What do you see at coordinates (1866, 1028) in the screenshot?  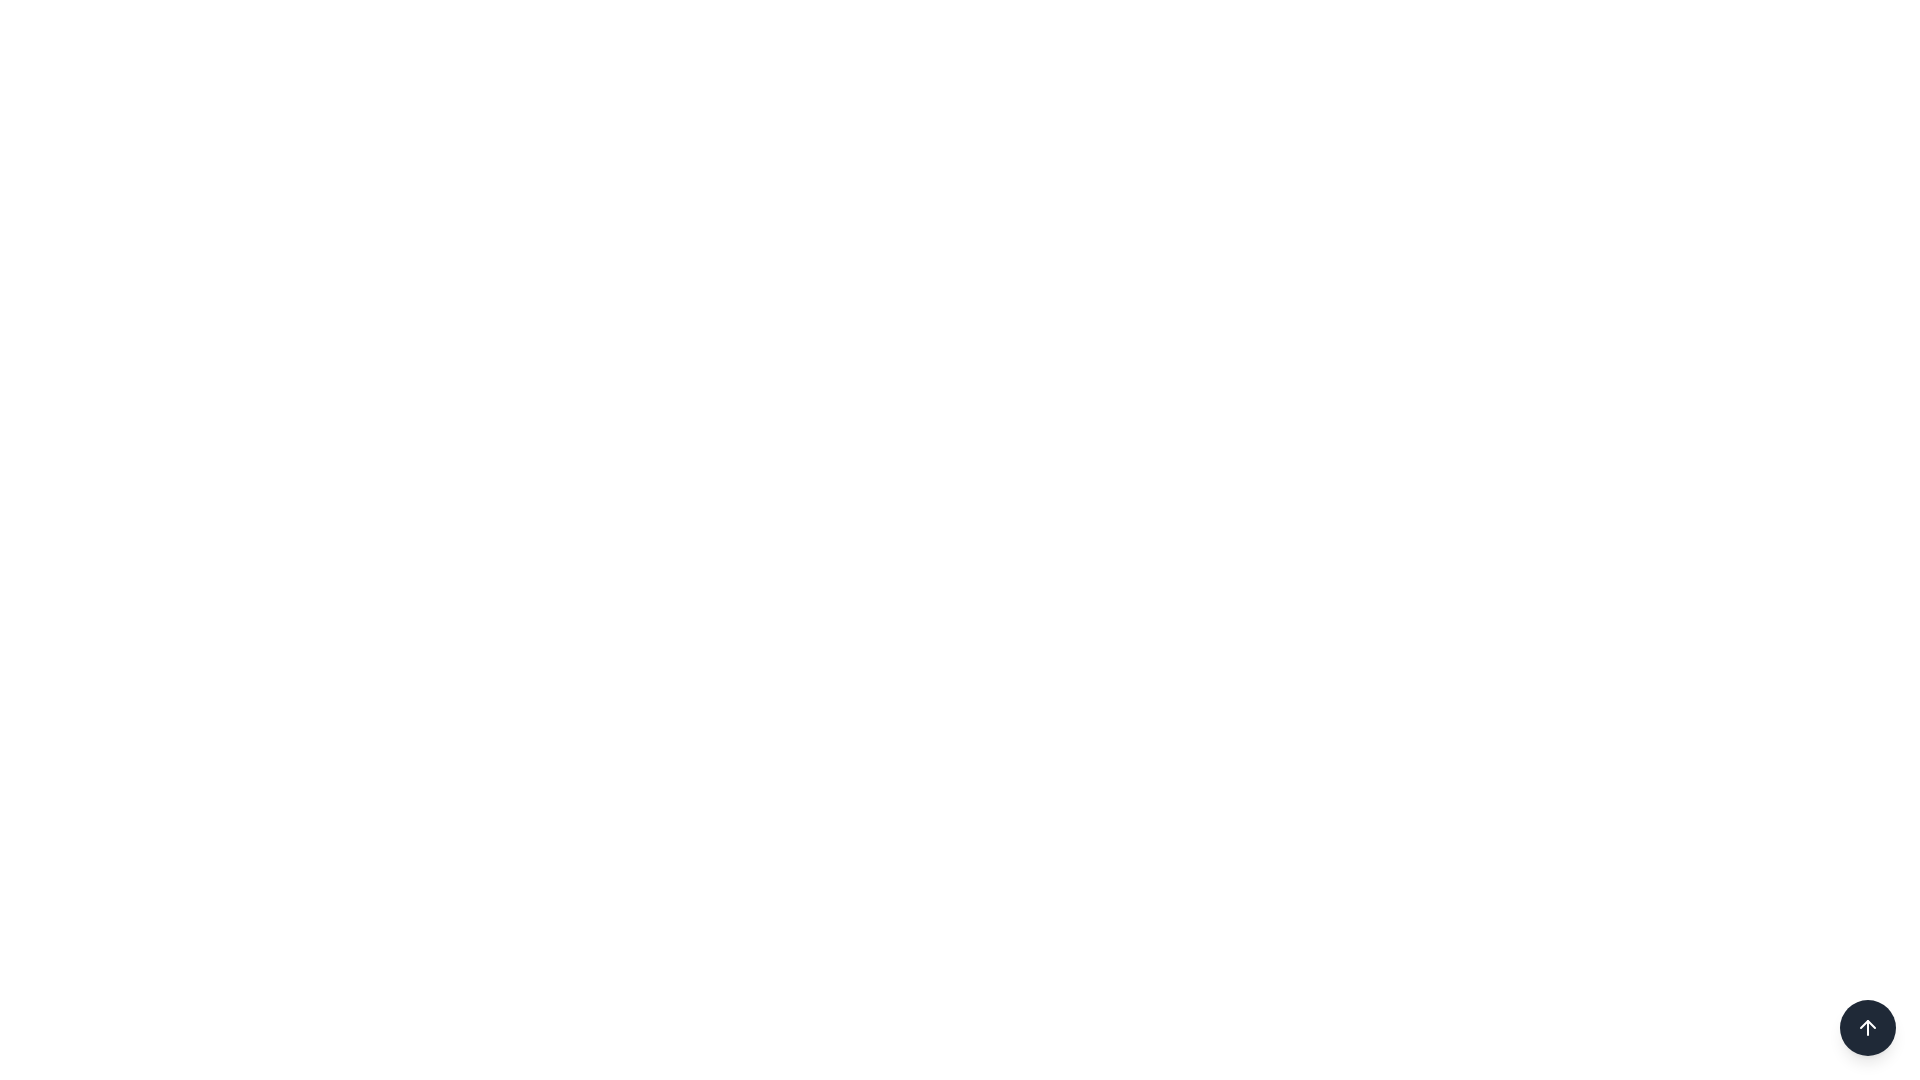 I see `the upward arrow icon located in the circular dark button at the bottom-right corner of the interface` at bounding box center [1866, 1028].